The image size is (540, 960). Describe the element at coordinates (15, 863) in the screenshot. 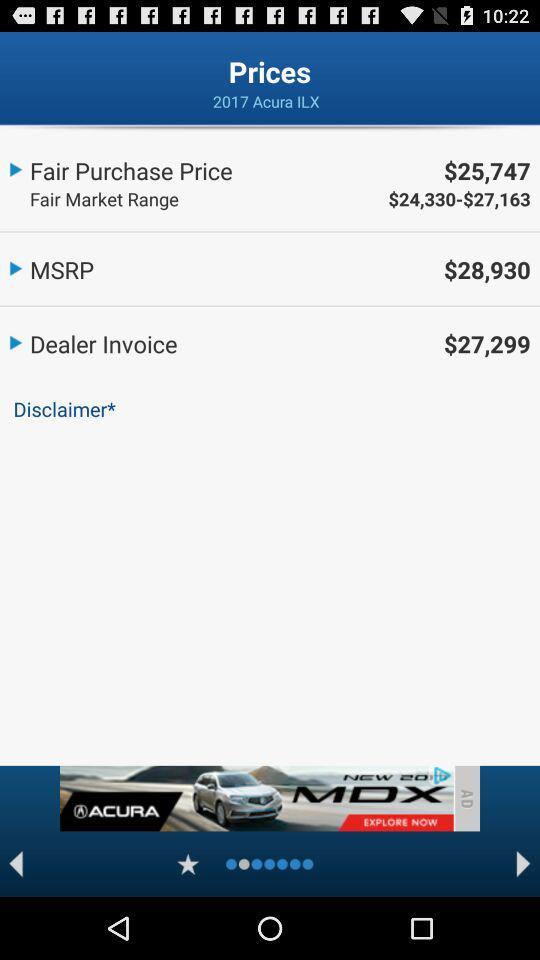

I see `previous page` at that location.